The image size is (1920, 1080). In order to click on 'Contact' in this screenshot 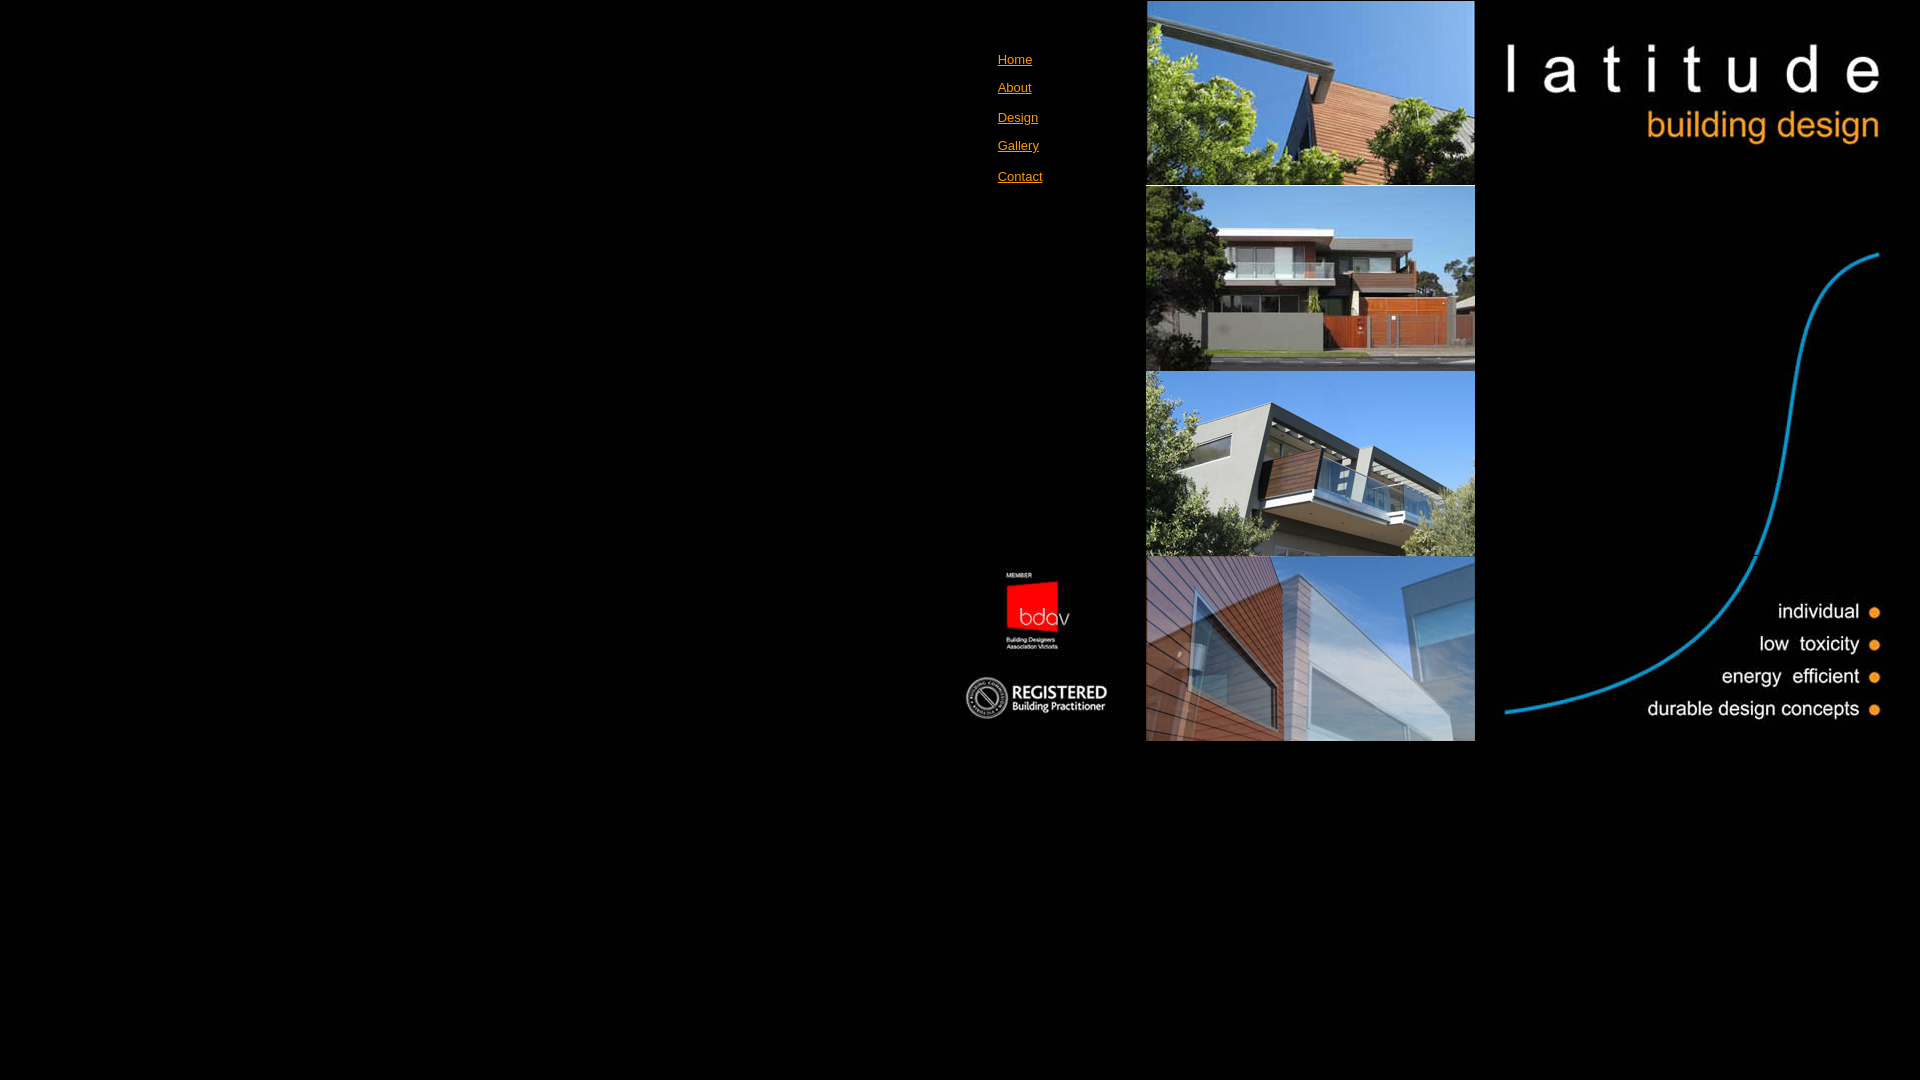, I will do `click(998, 175)`.